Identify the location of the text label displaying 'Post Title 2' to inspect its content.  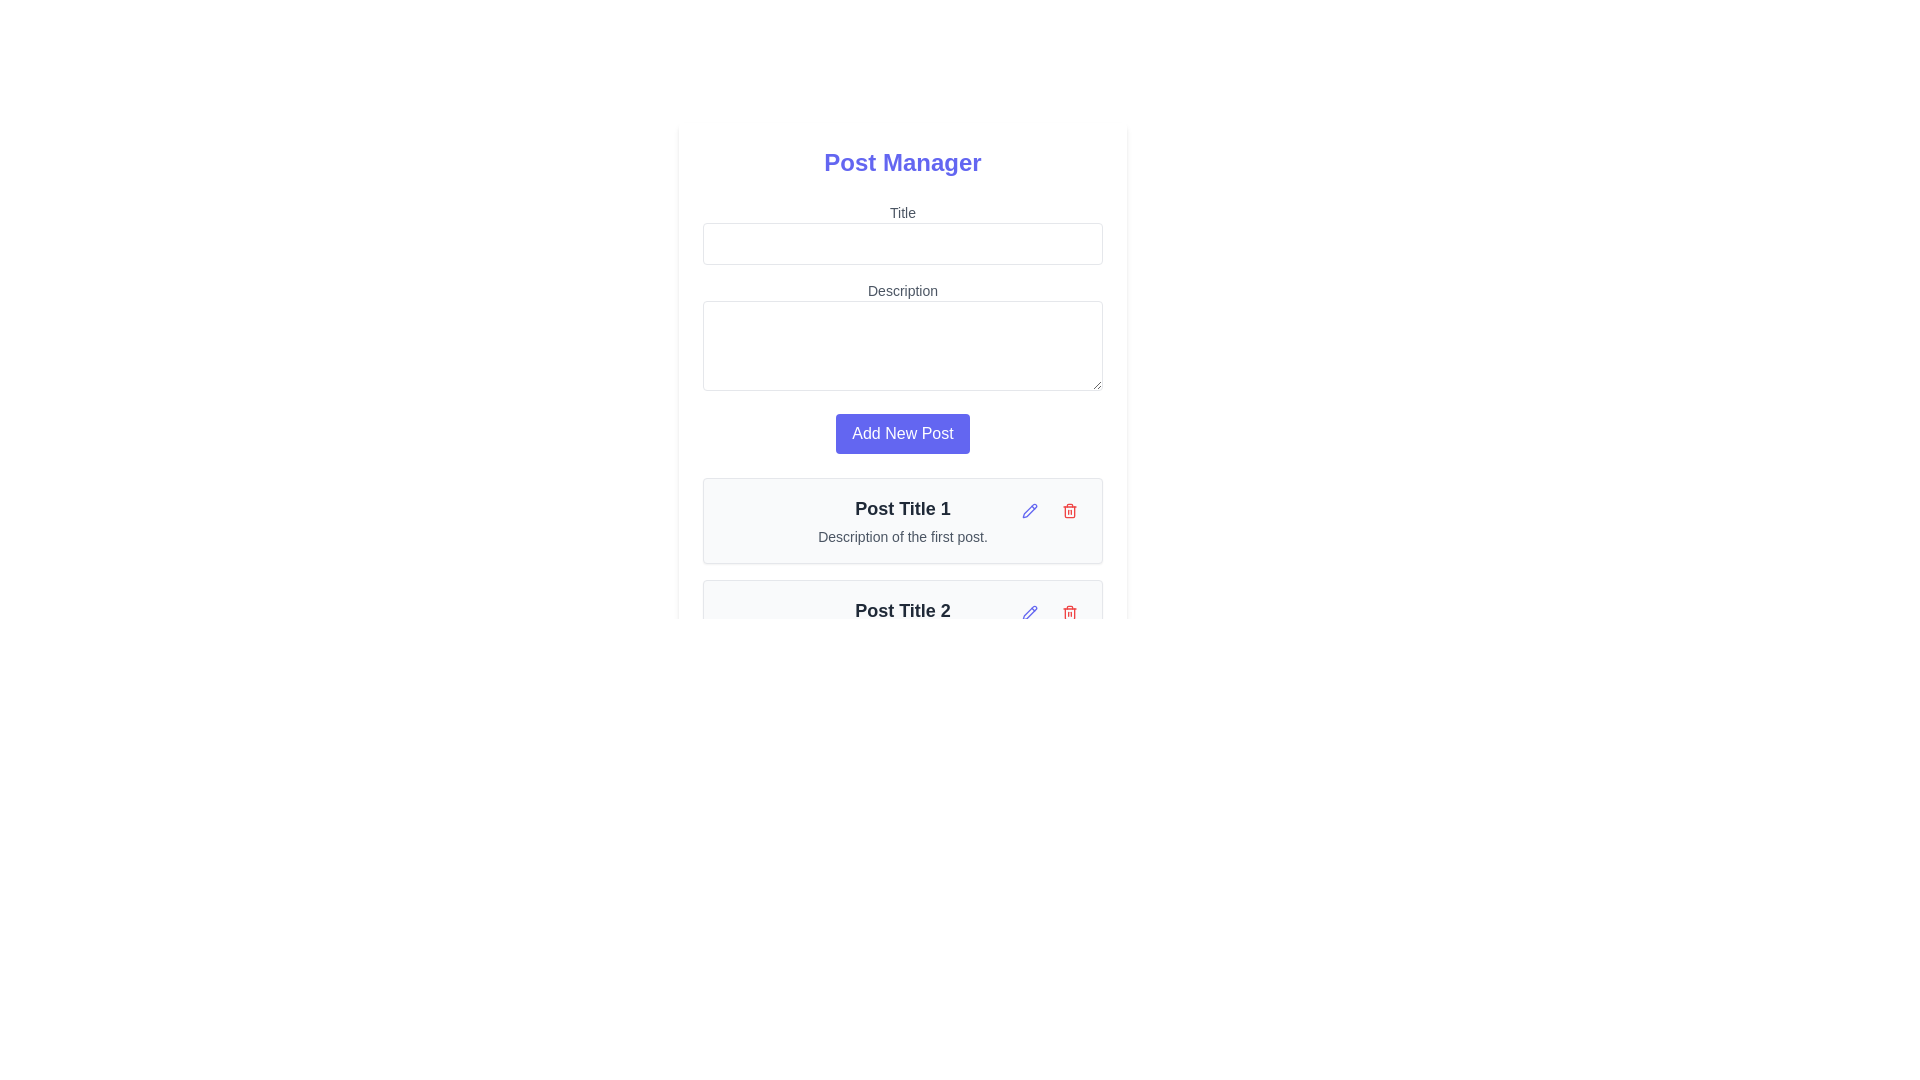
(901, 609).